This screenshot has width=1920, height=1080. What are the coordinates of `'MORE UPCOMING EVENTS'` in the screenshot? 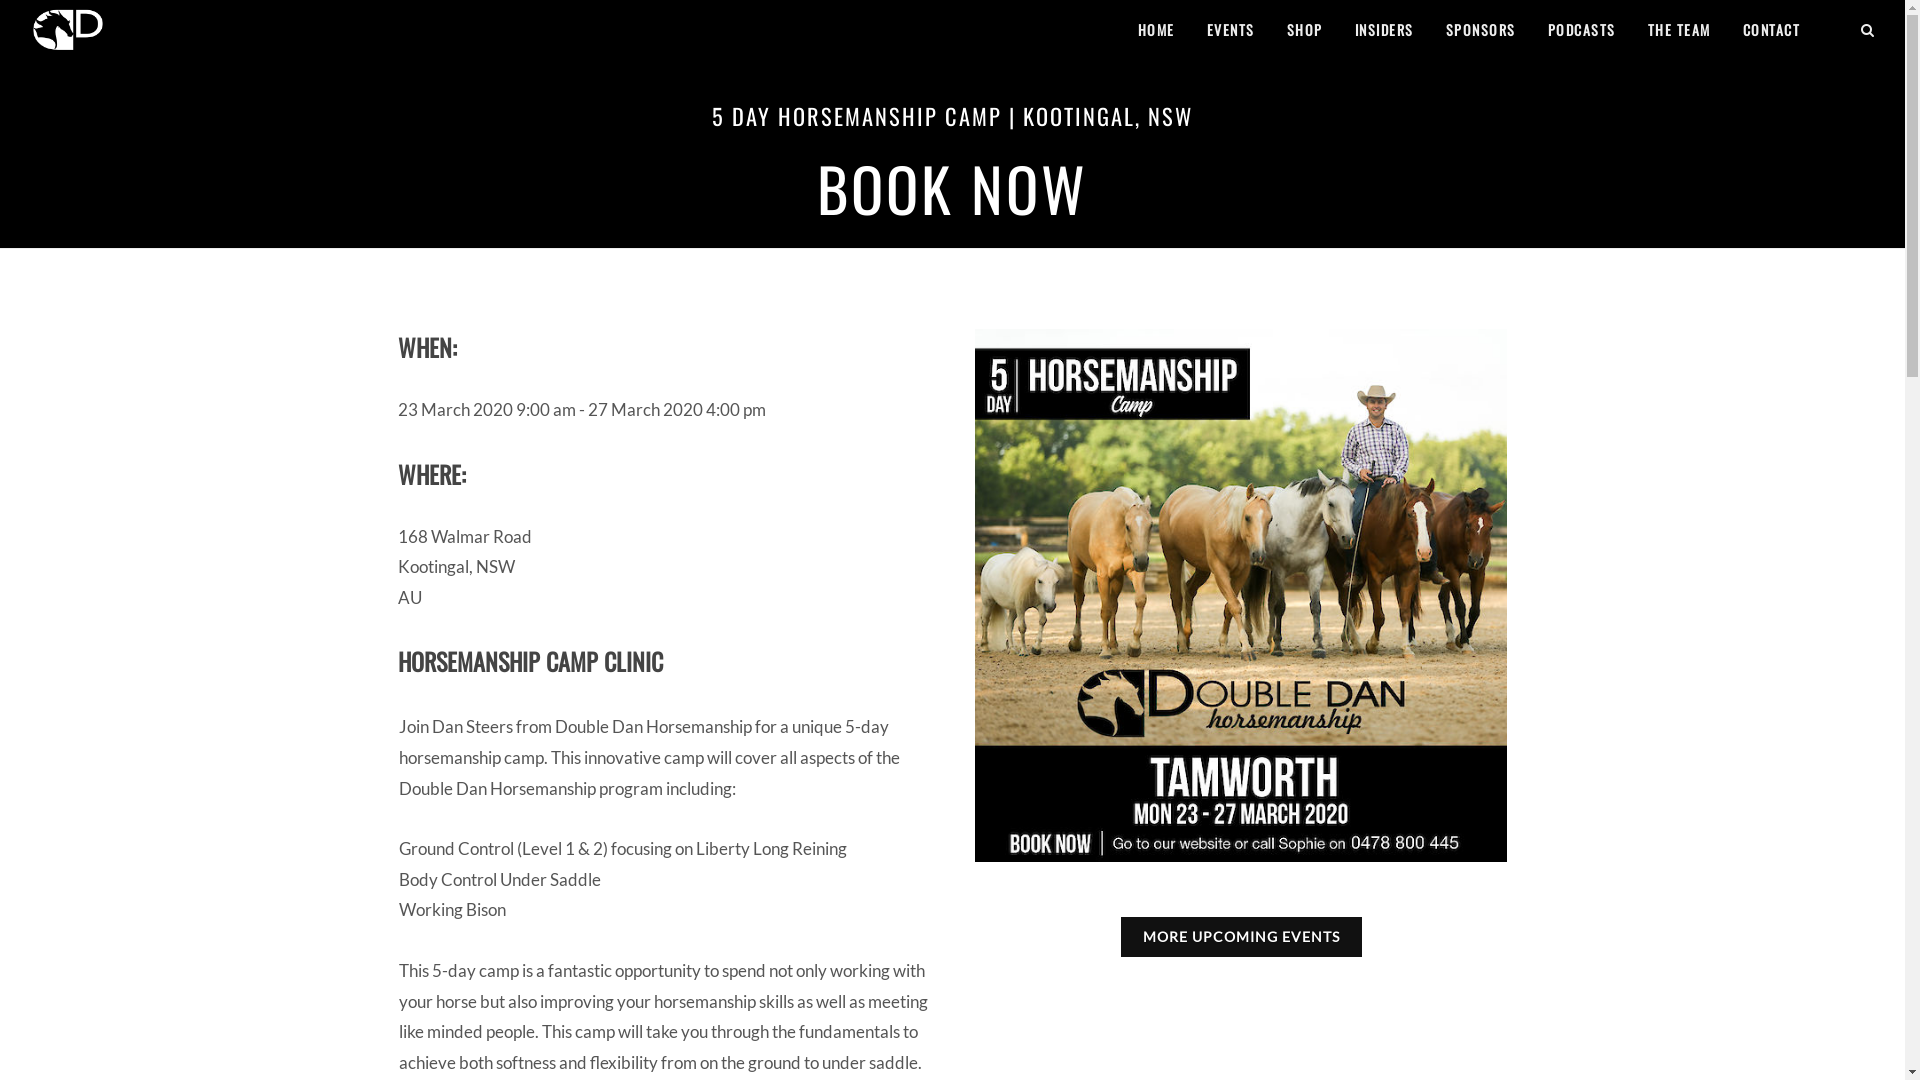 It's located at (1240, 937).